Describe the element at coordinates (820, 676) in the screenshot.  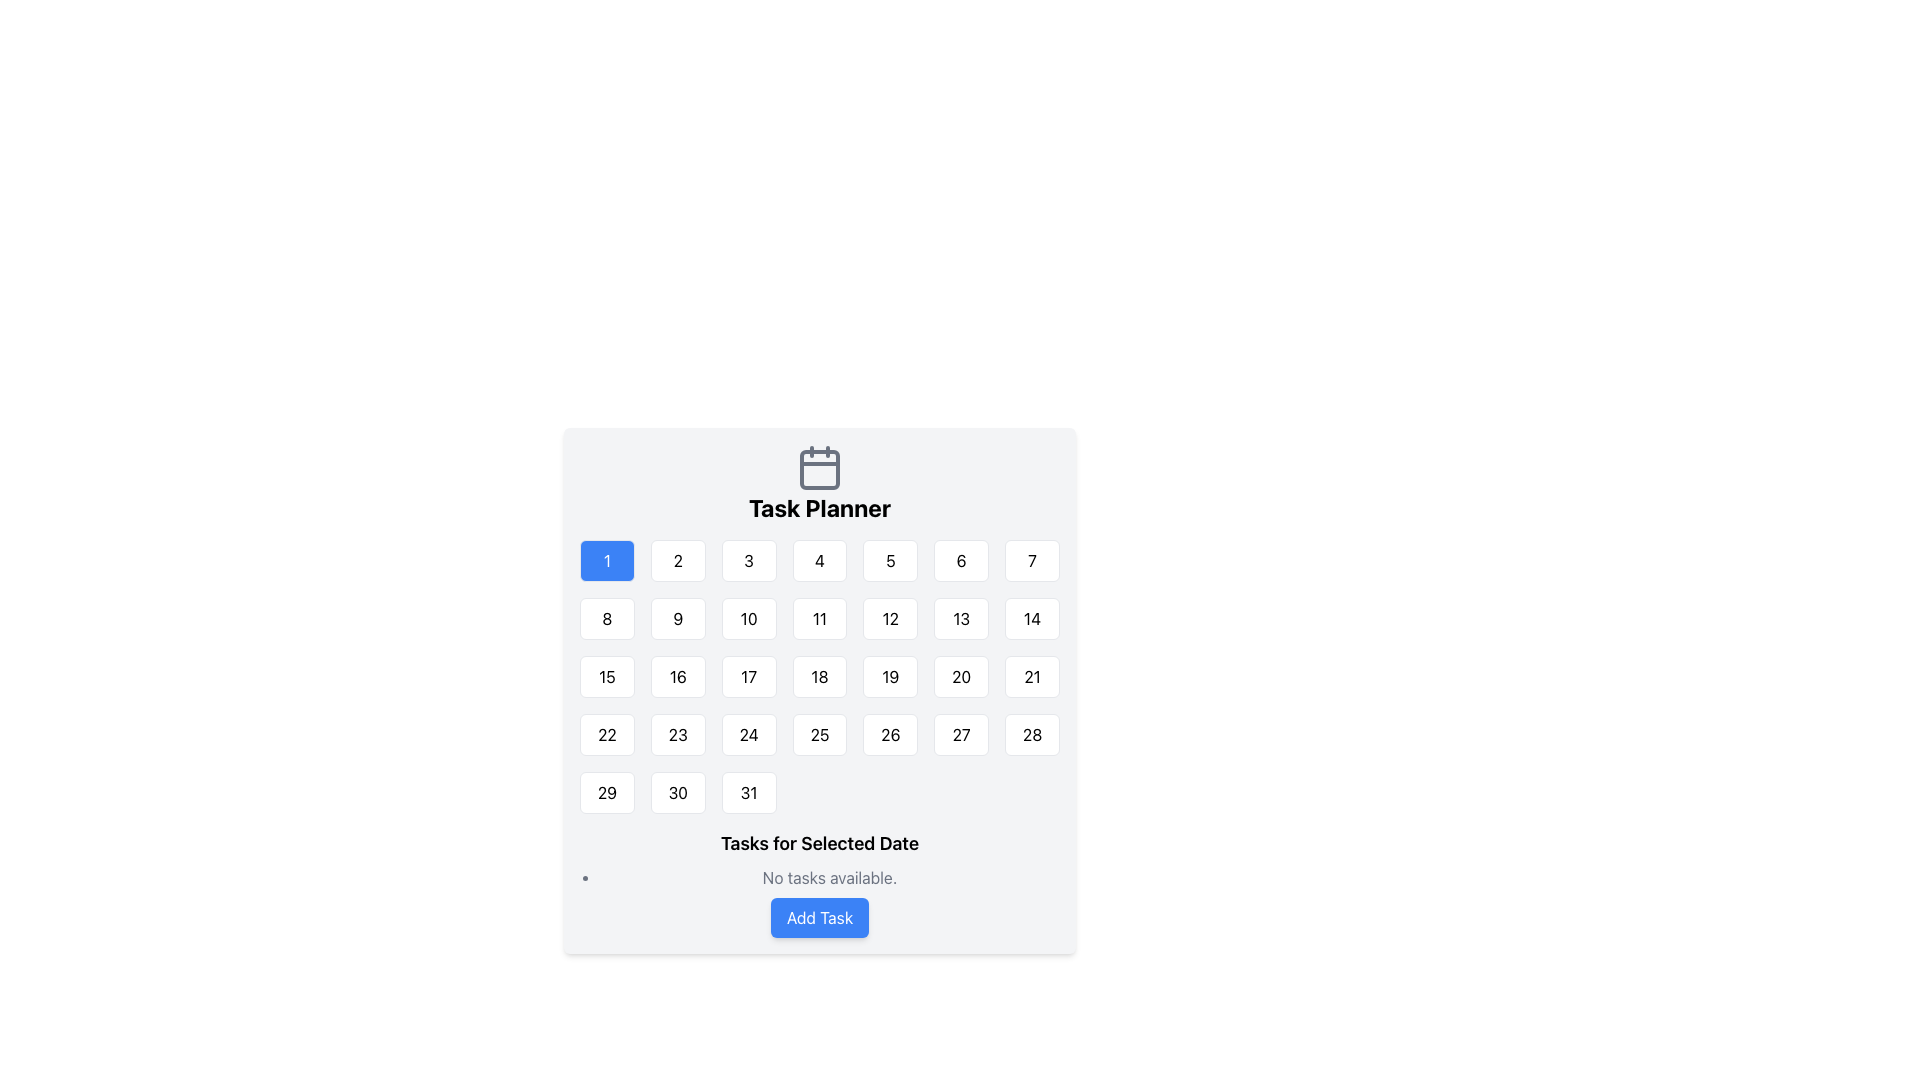
I see `the button in the fifth row and fourth column of the Task Planner calendar` at that location.